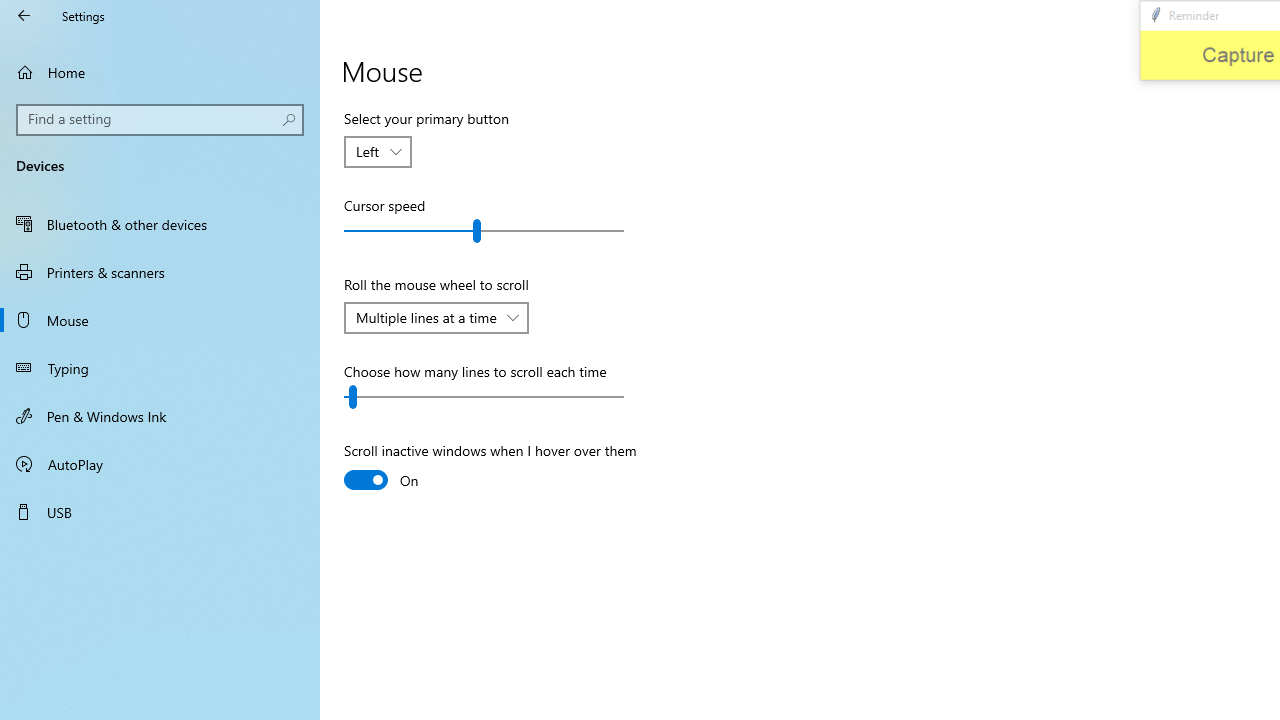 Image resolution: width=1280 pixels, height=720 pixels. I want to click on 'Roll the mouse wheel to scroll', so click(435, 316).